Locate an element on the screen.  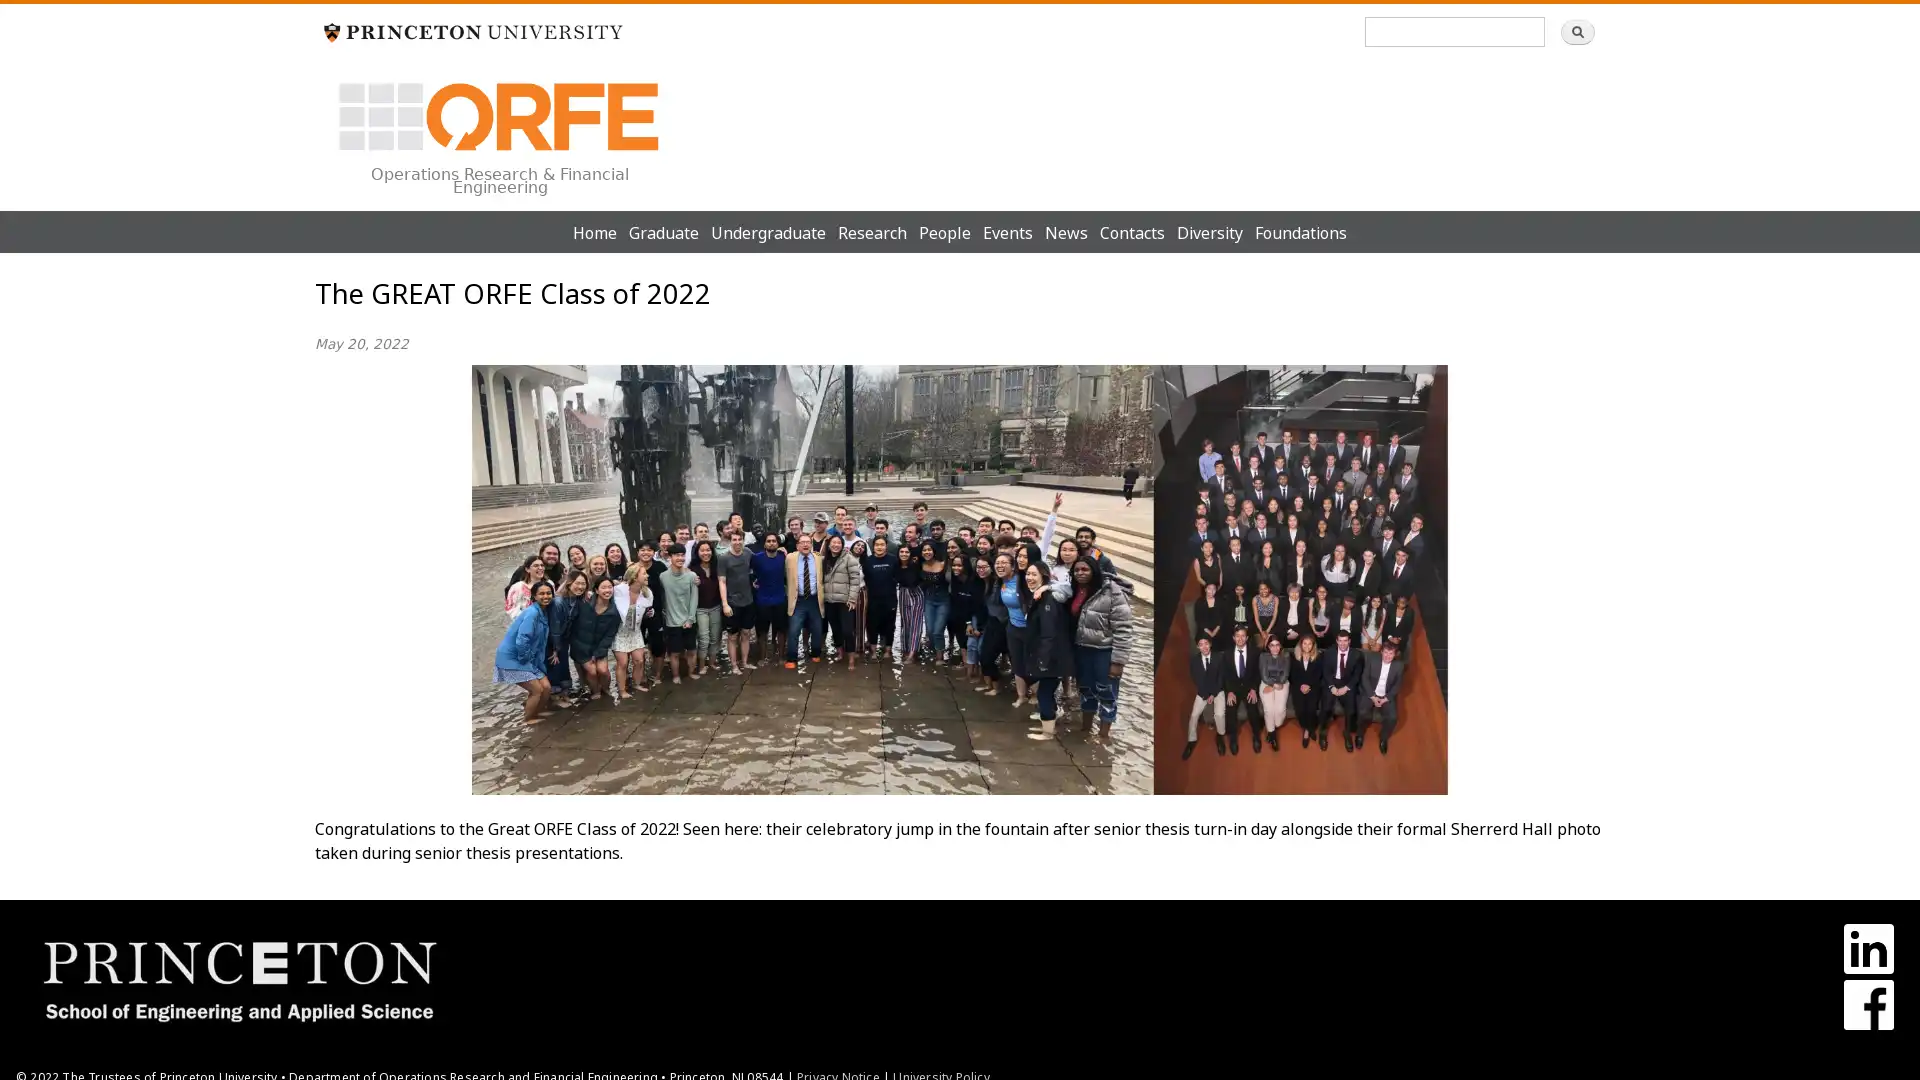
Search is located at coordinates (1577, 32).